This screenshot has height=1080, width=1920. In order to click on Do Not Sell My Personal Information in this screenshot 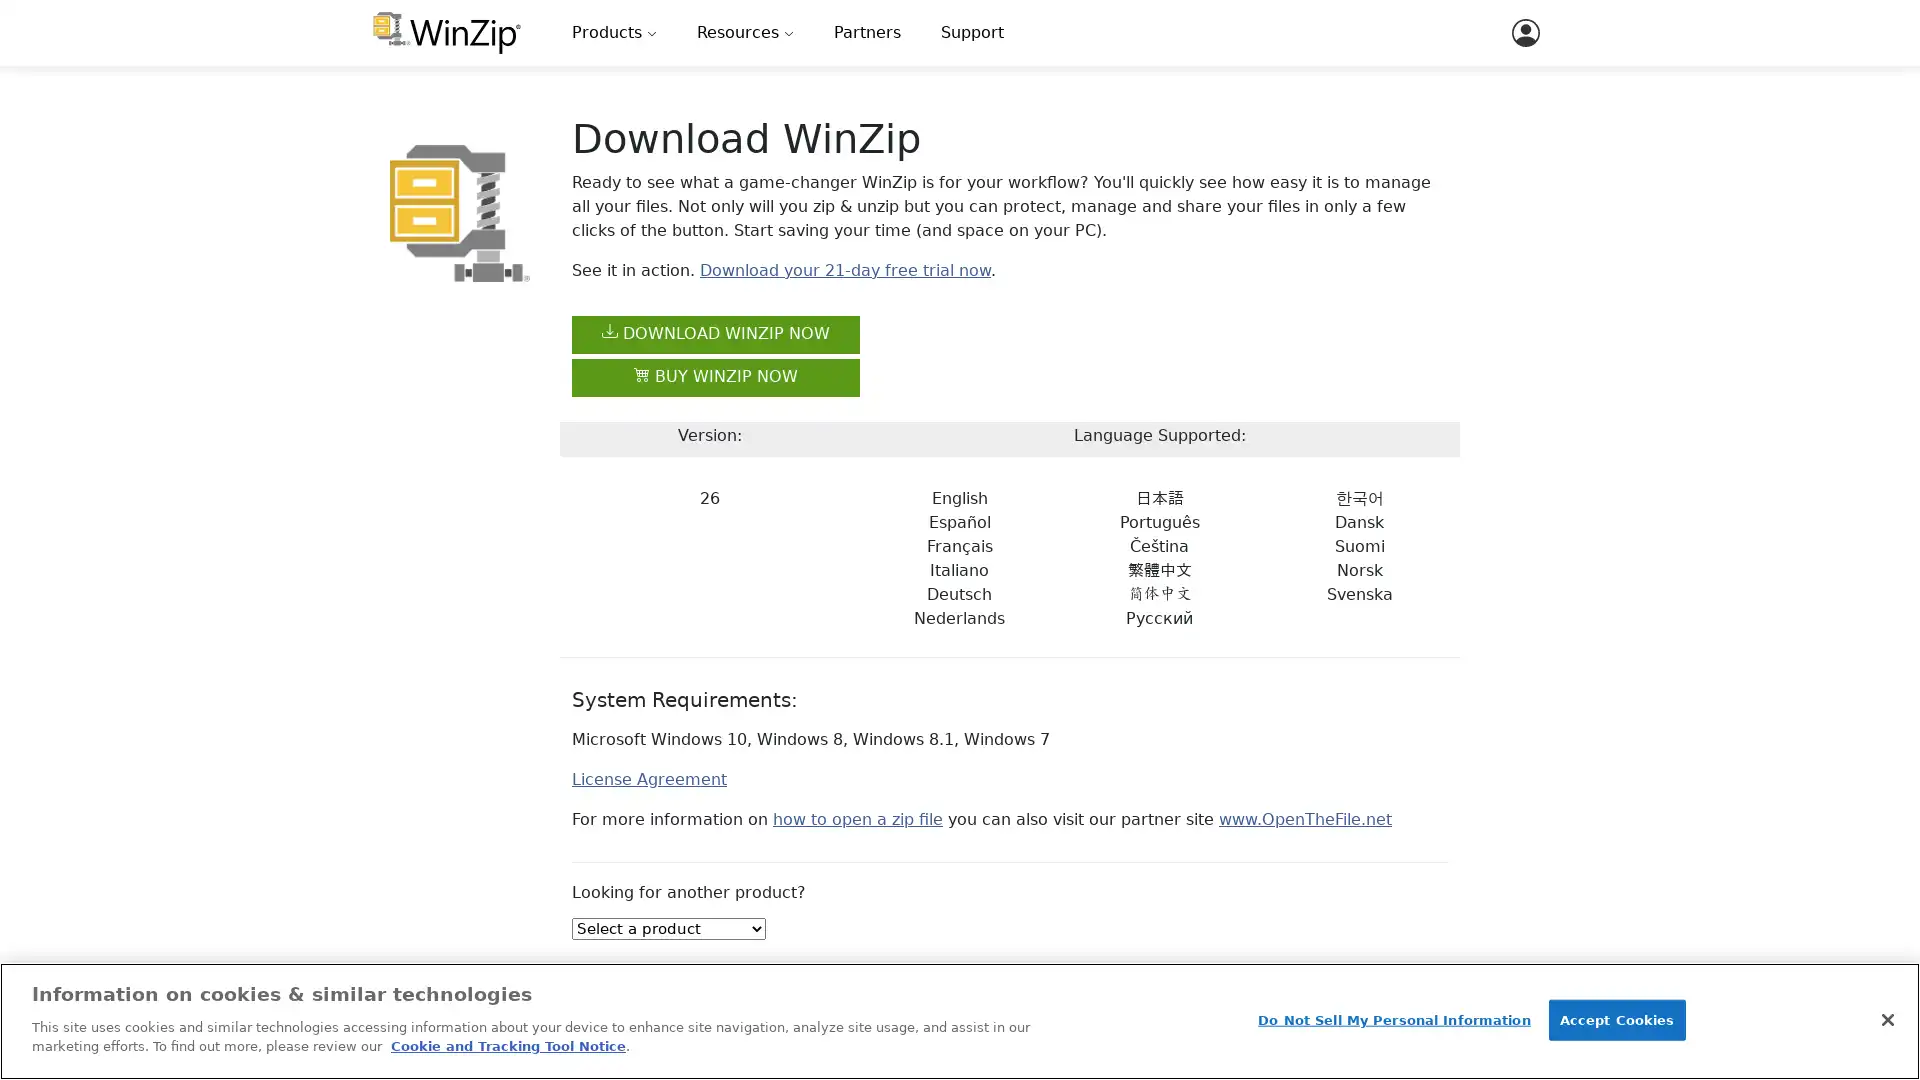, I will do `click(1392, 1019)`.